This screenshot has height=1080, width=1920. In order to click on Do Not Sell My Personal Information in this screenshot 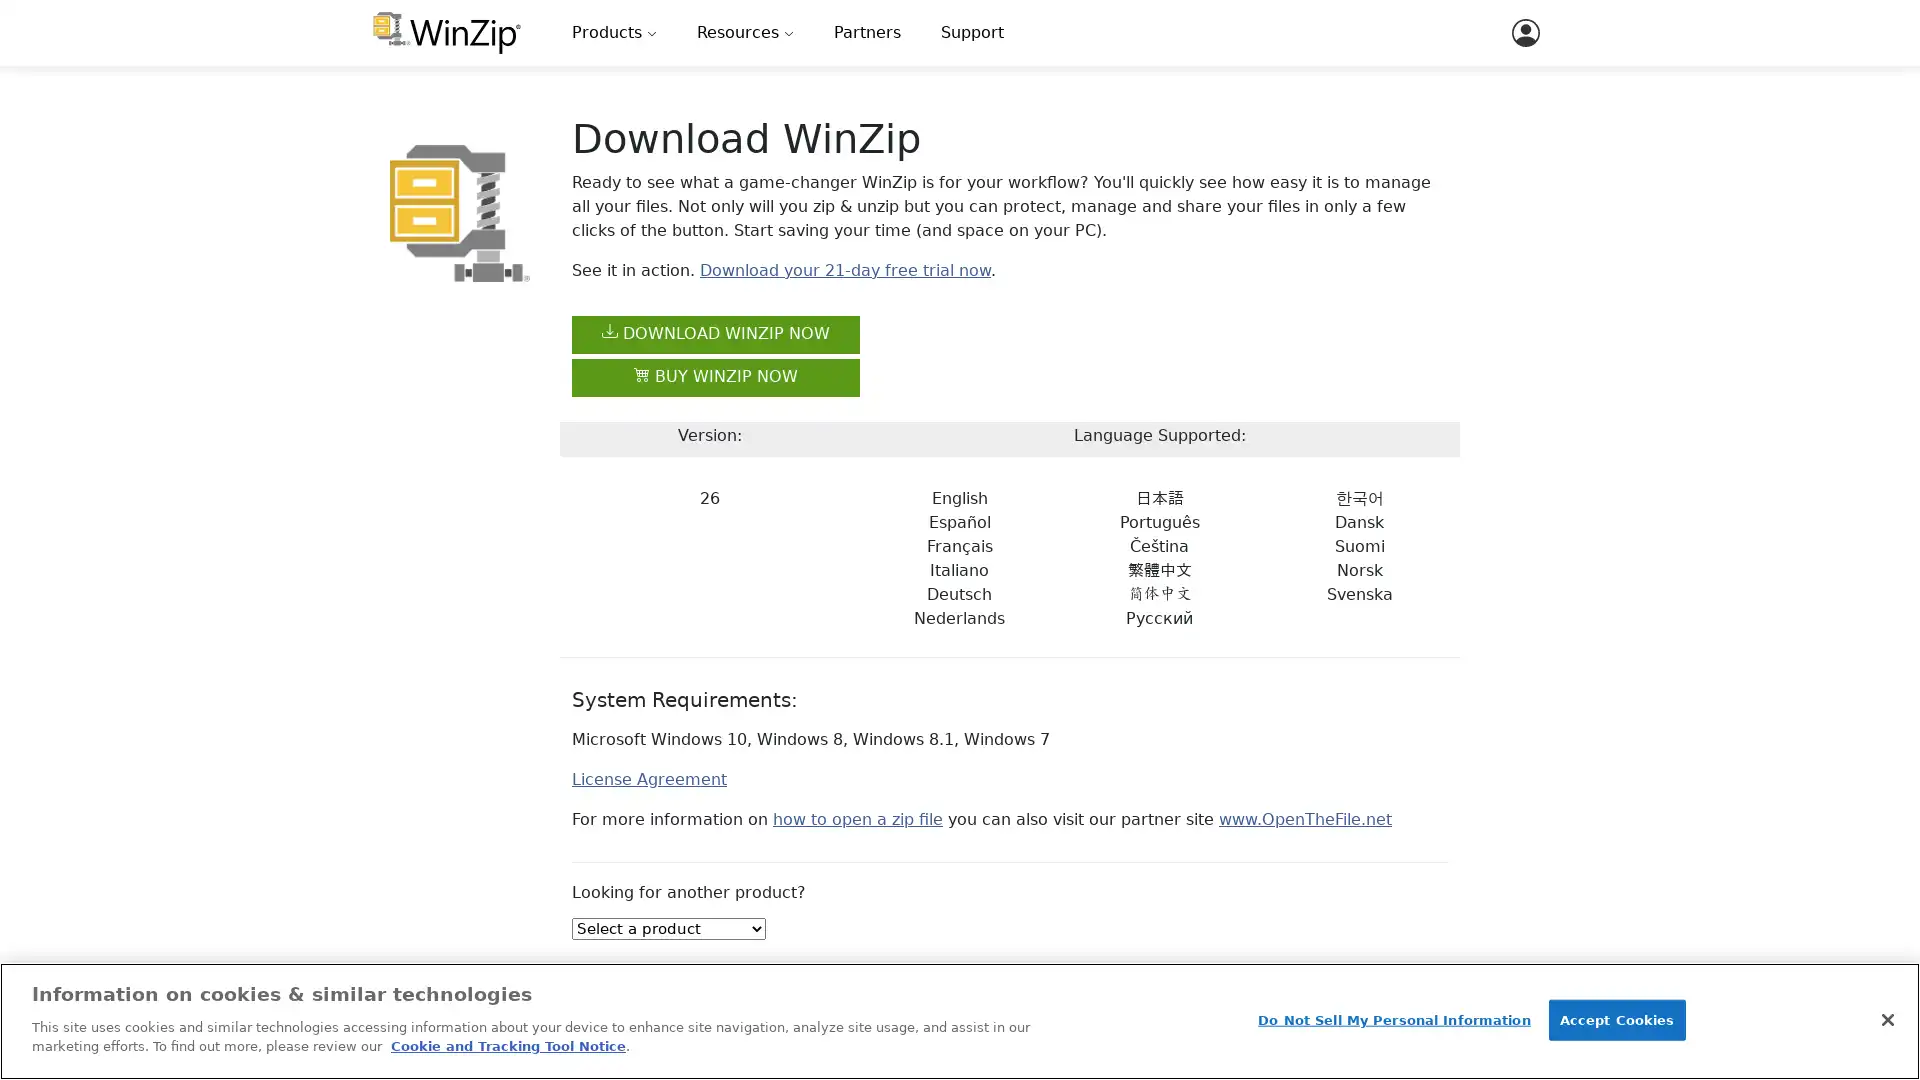, I will do `click(1392, 1019)`.